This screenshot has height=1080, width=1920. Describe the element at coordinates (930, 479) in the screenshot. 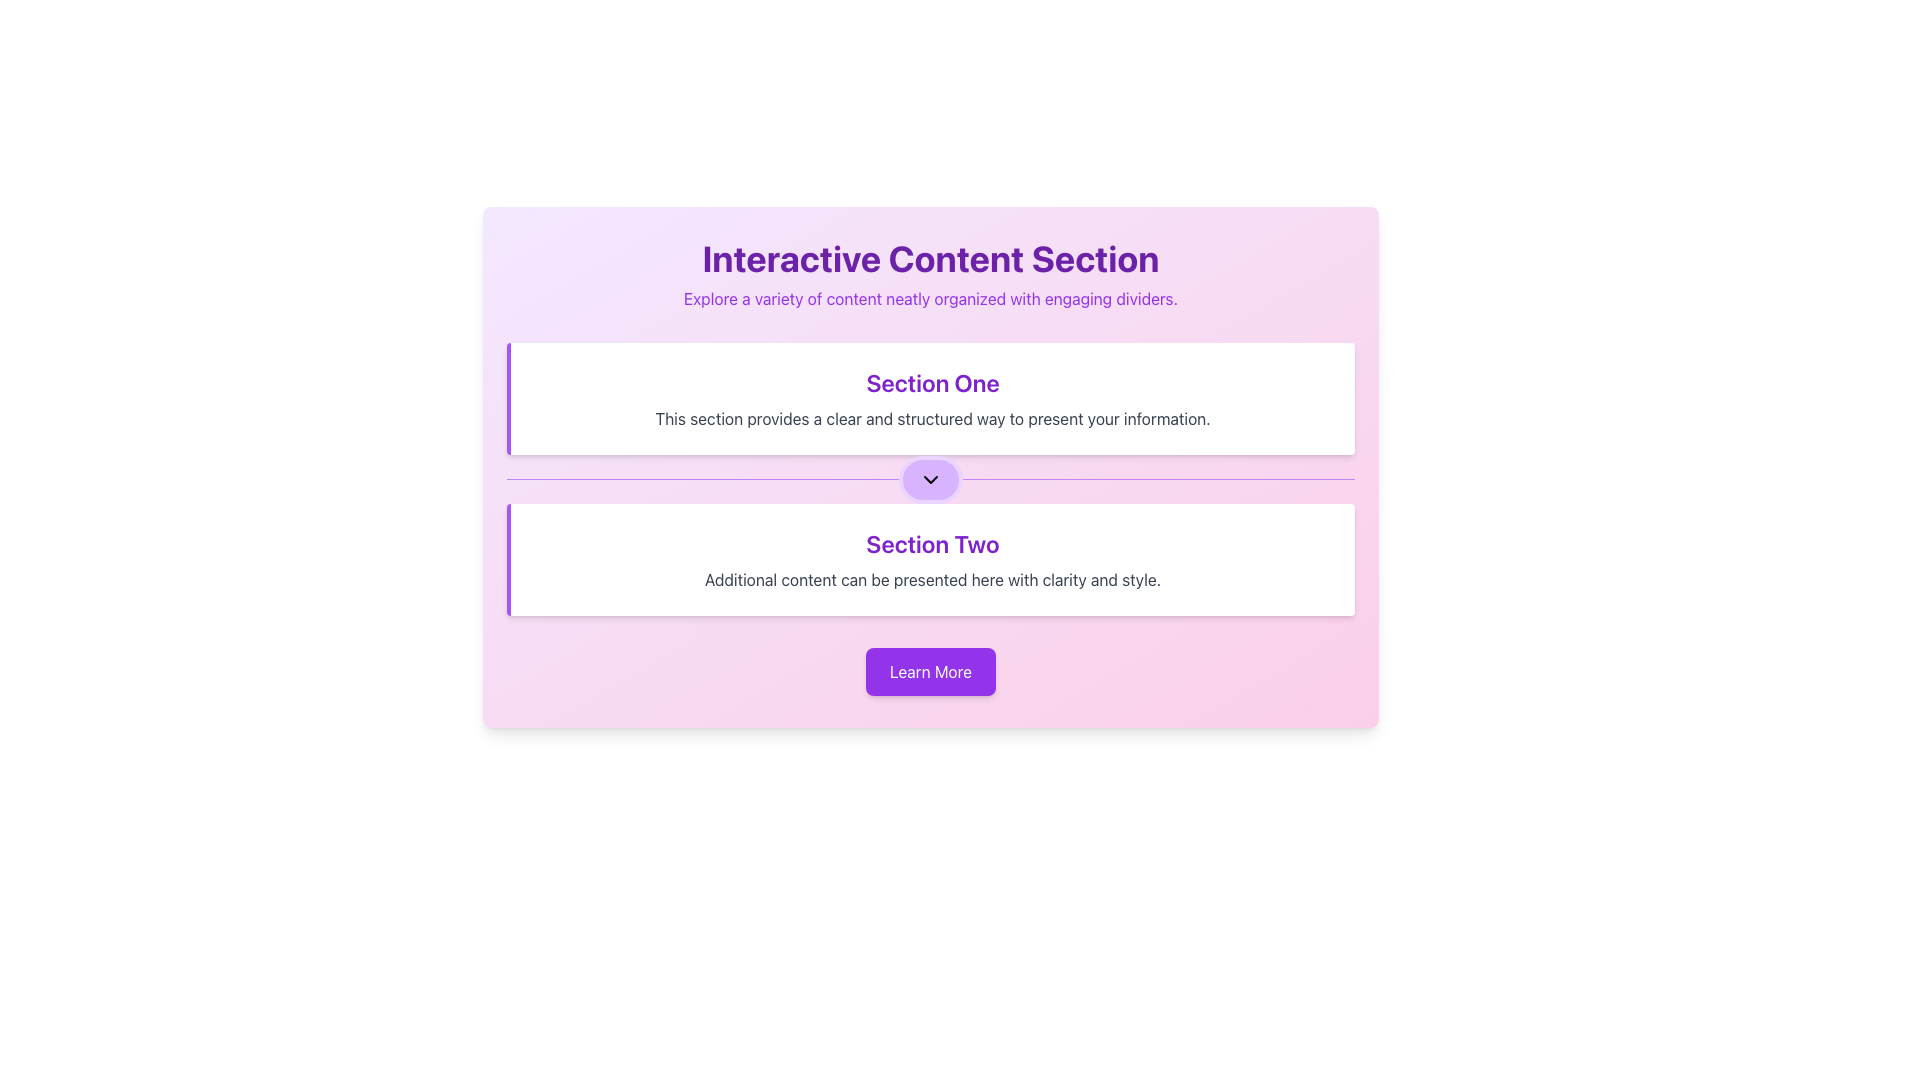

I see `the interactive icon element located between 'Section One' and 'Section Two'` at that location.